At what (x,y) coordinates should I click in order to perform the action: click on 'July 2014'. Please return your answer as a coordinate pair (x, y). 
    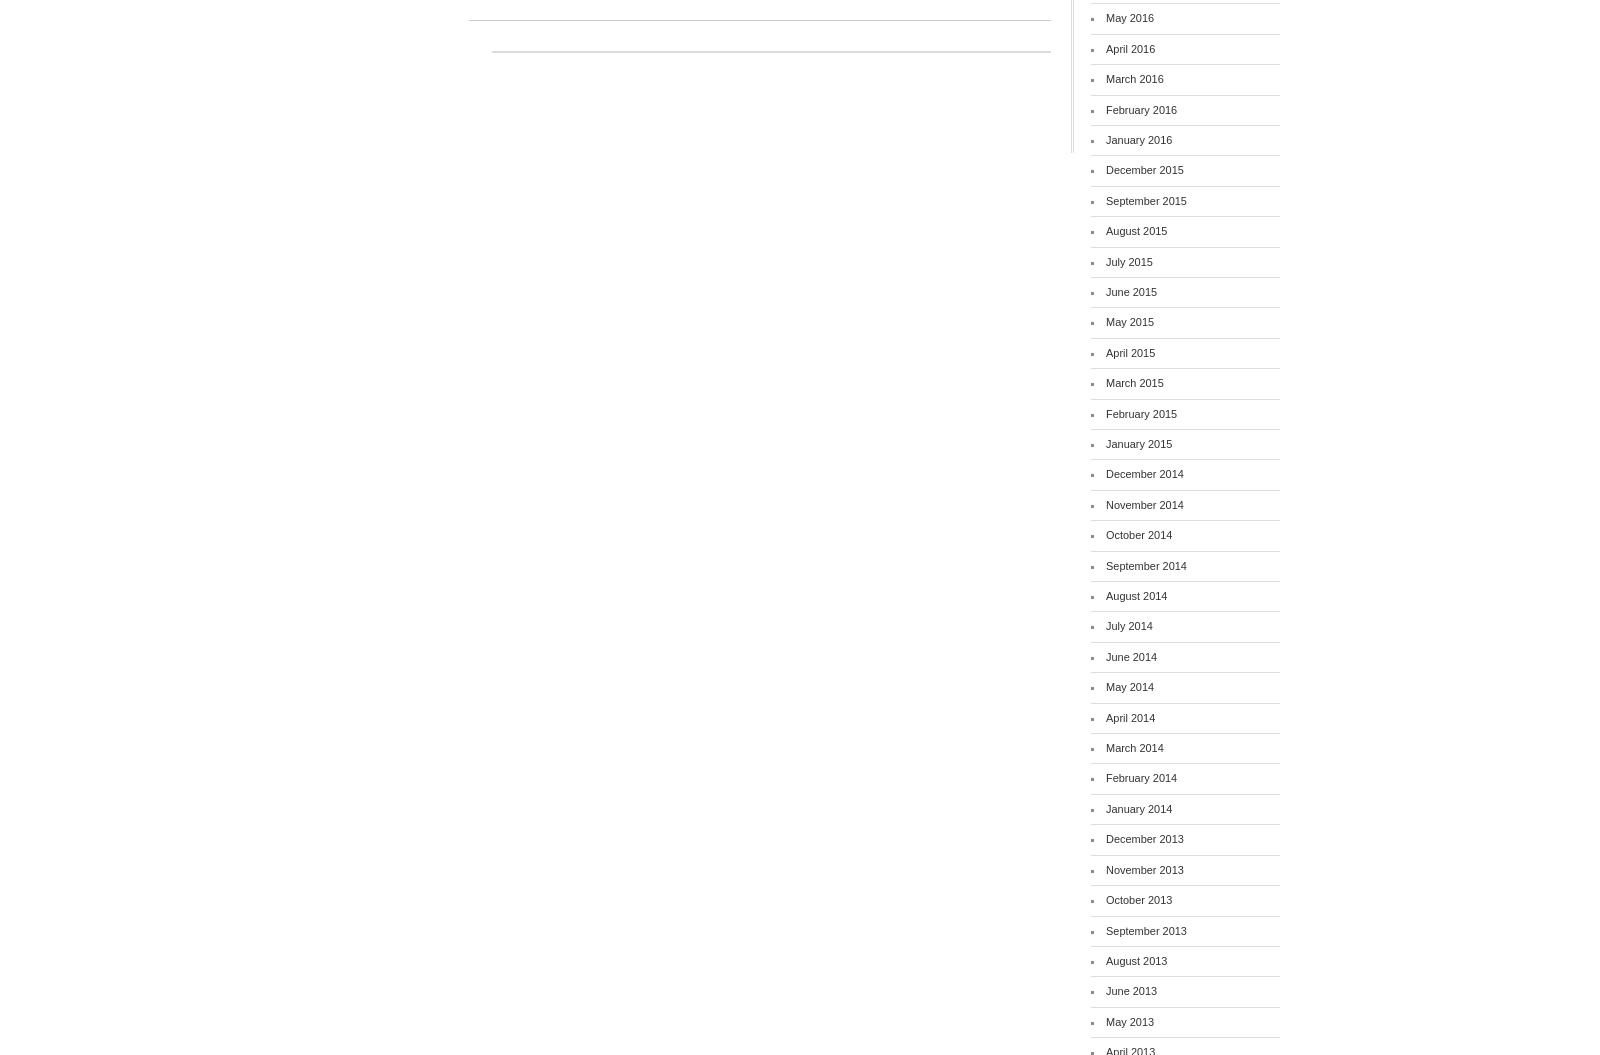
    Looking at the image, I should click on (1106, 626).